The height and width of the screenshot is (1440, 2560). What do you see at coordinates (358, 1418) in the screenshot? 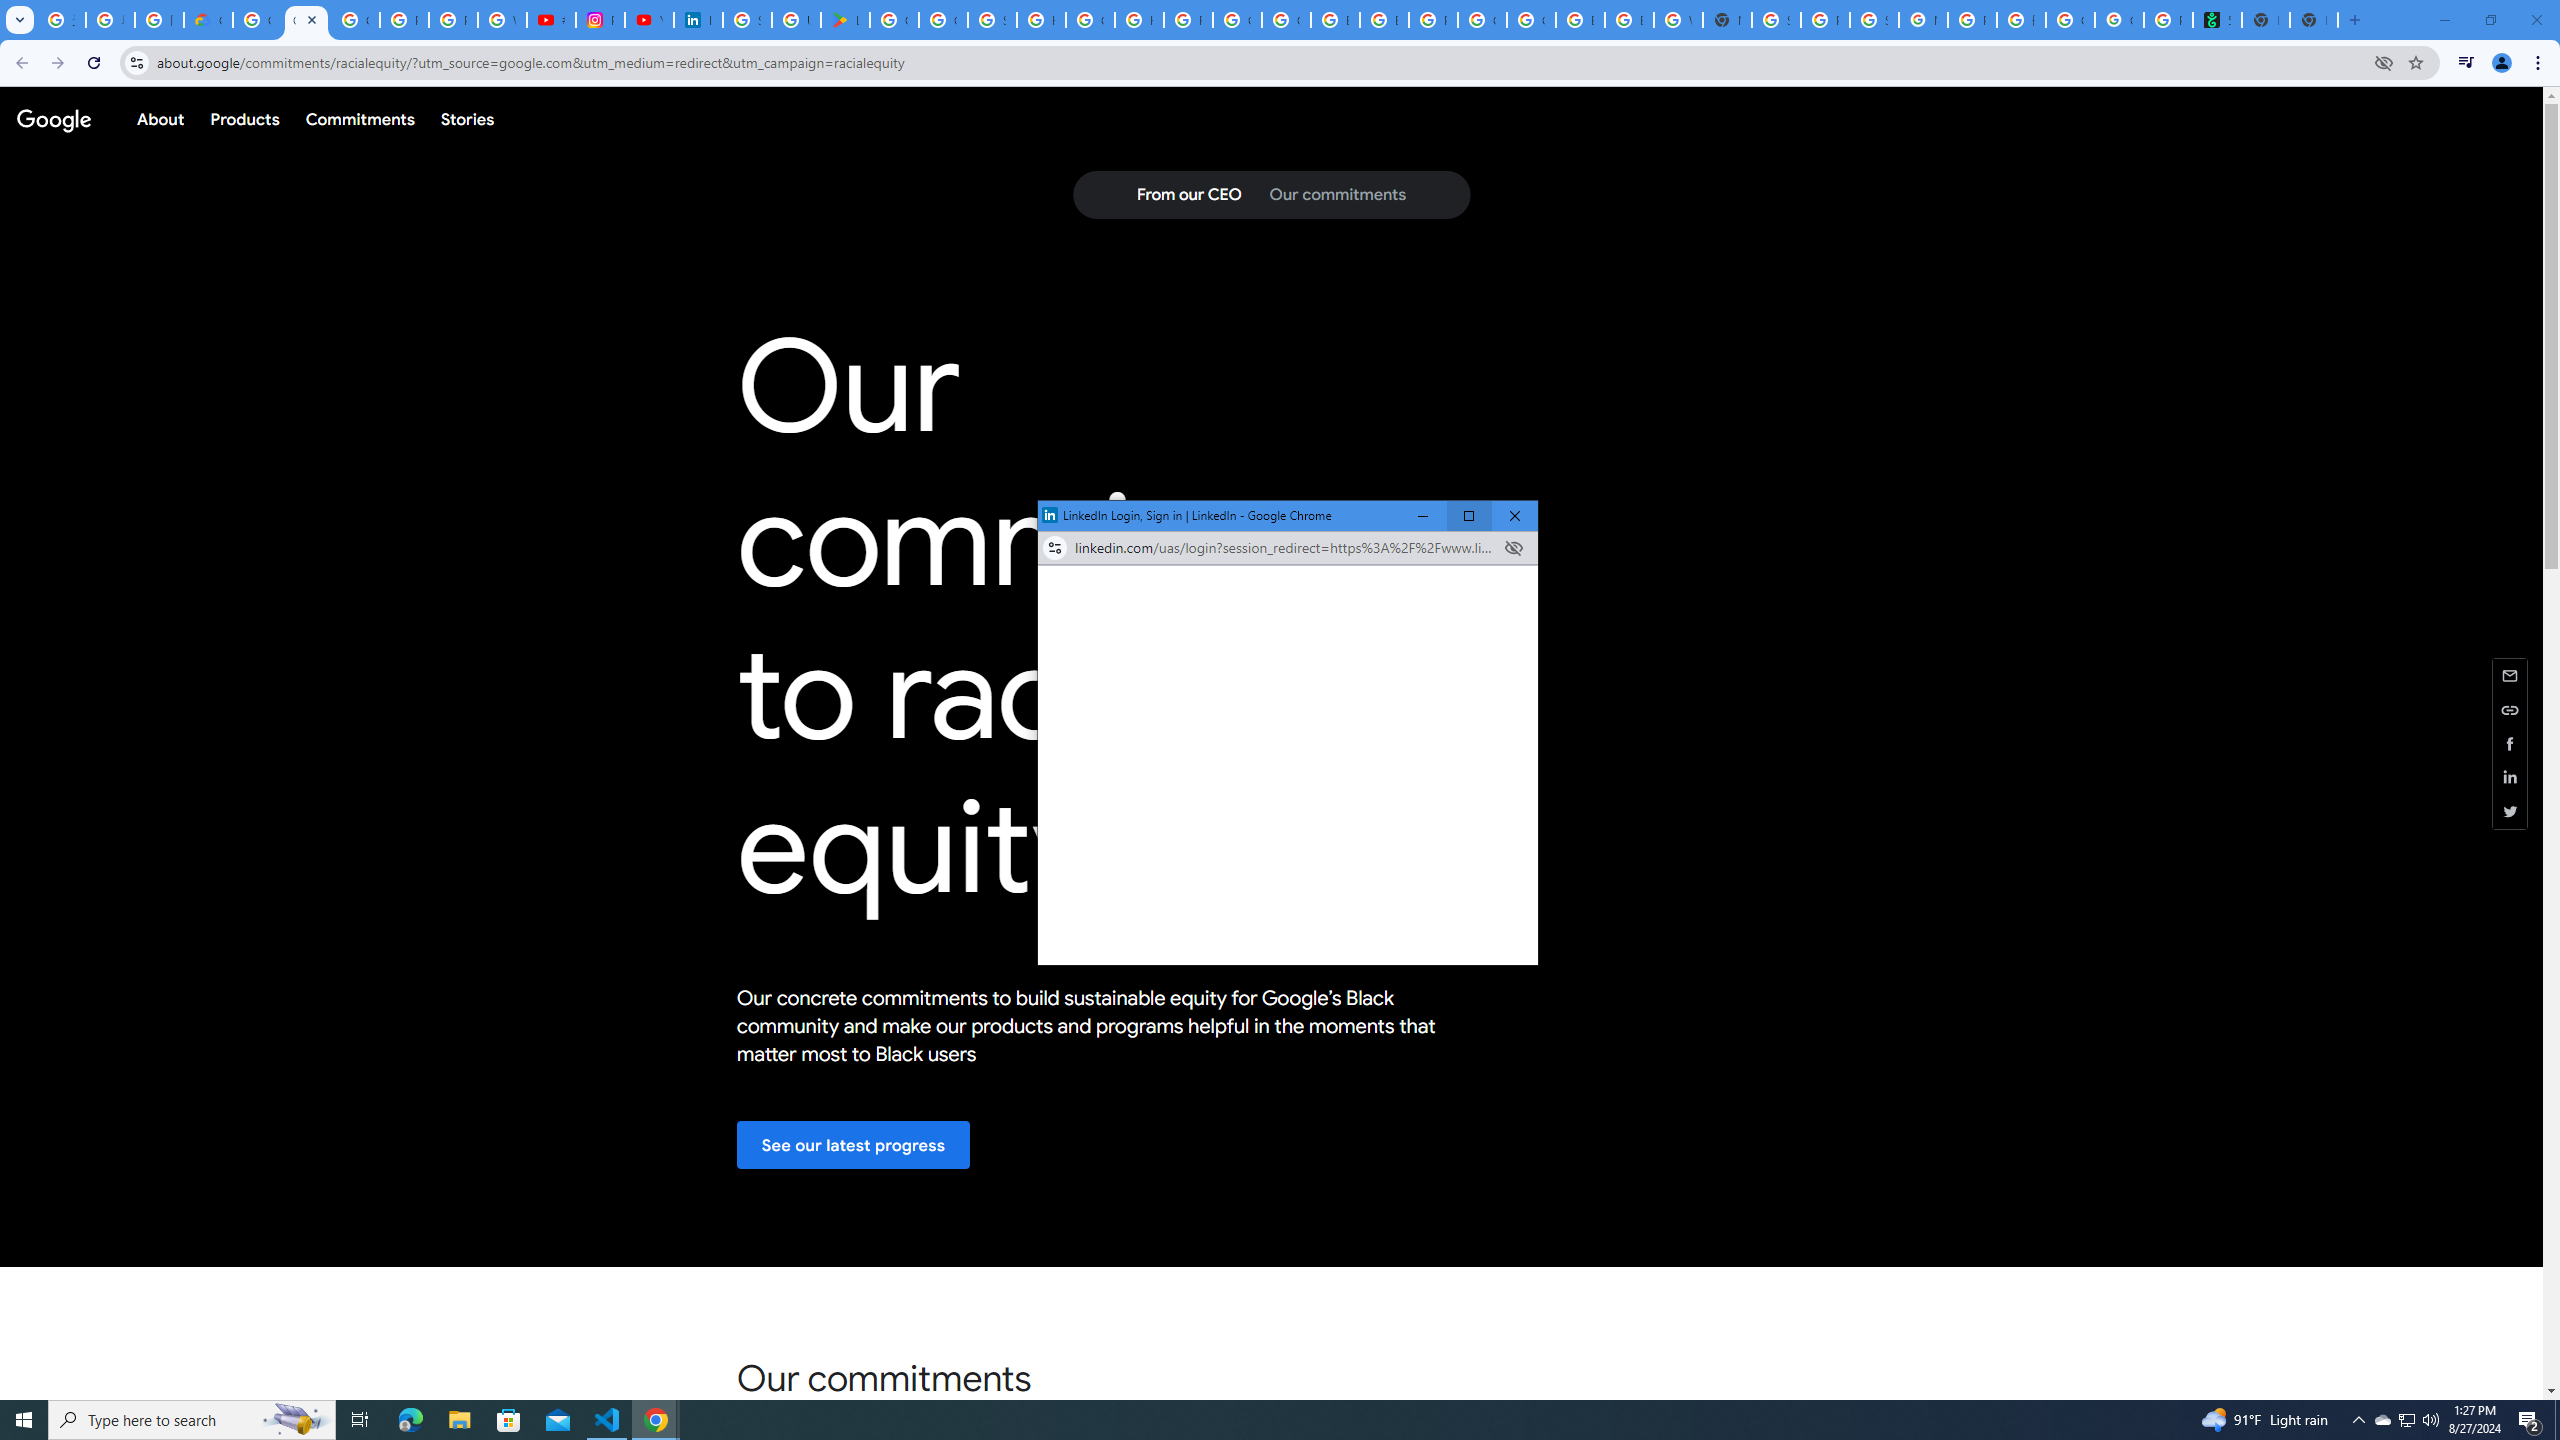
I see `'Task View'` at bounding box center [358, 1418].